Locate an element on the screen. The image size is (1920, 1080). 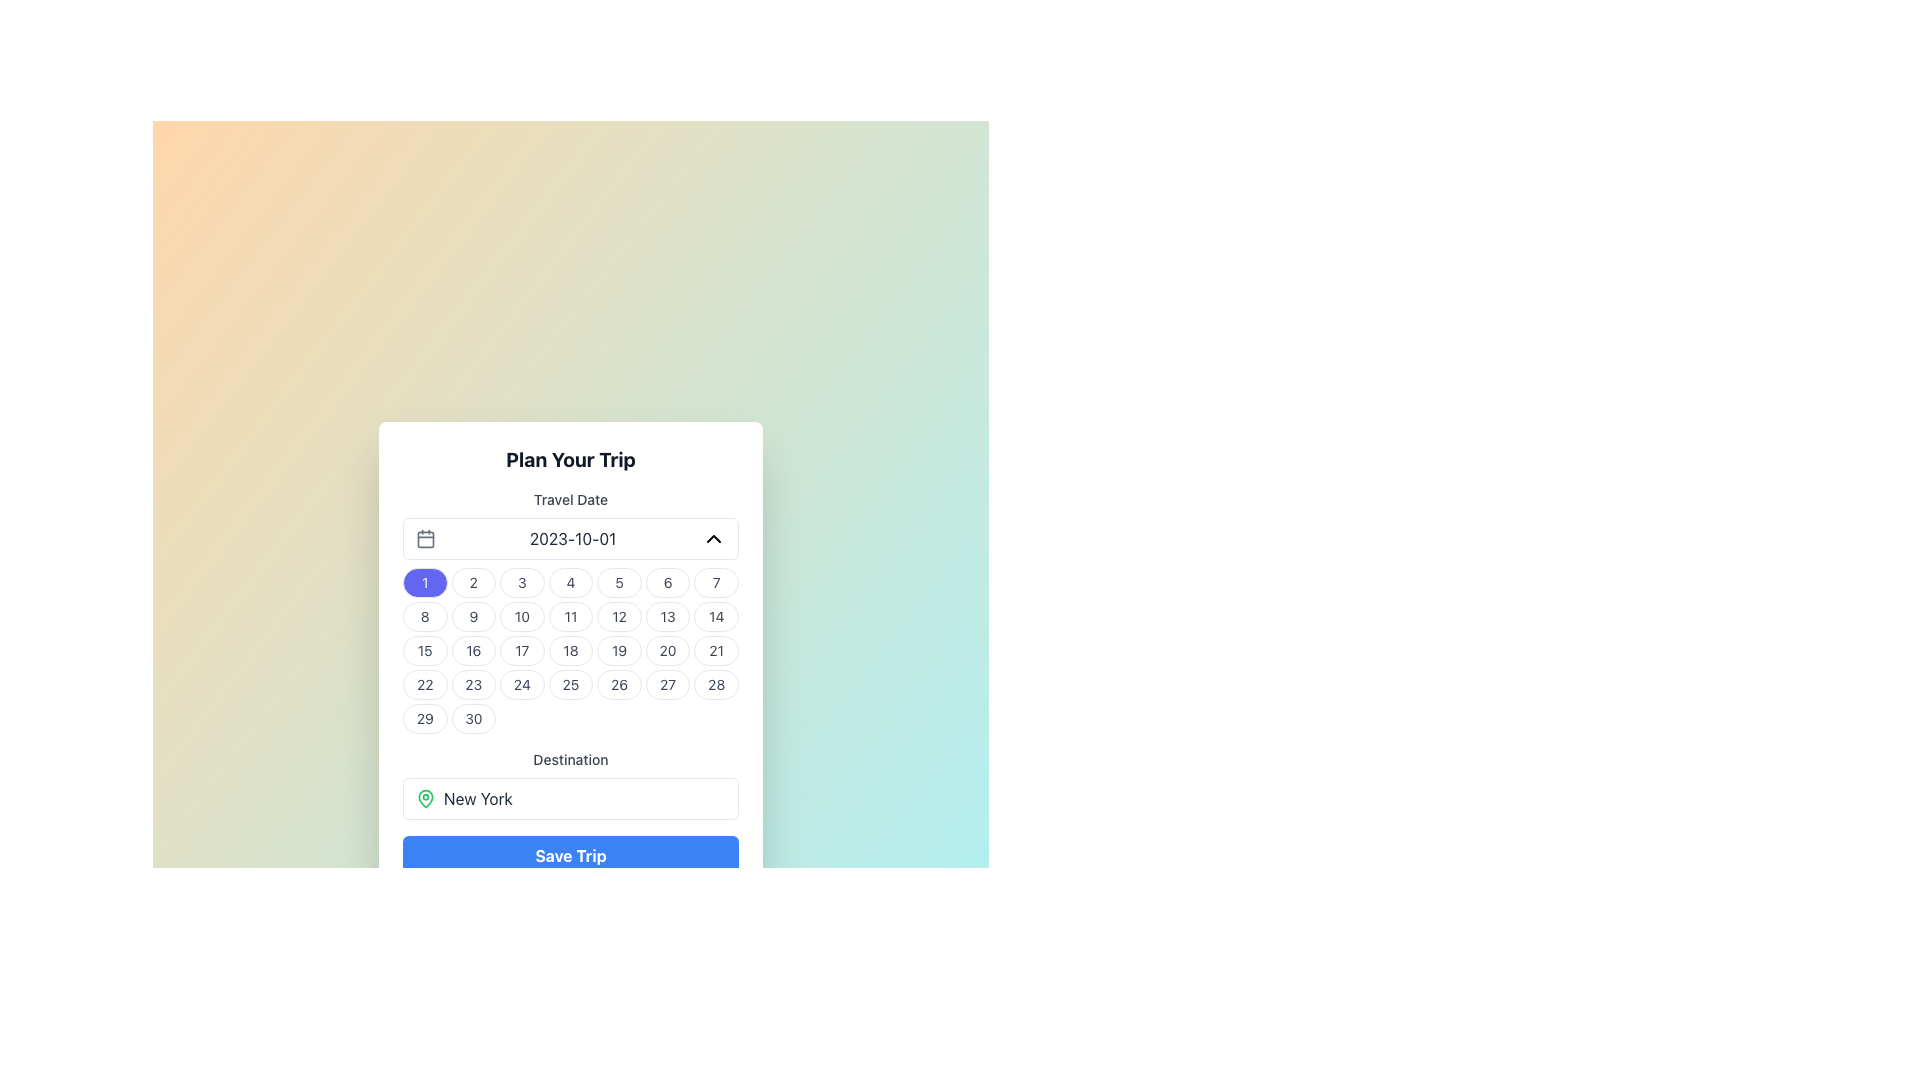
the small, rounded square button labeled '11' is located at coordinates (570, 616).